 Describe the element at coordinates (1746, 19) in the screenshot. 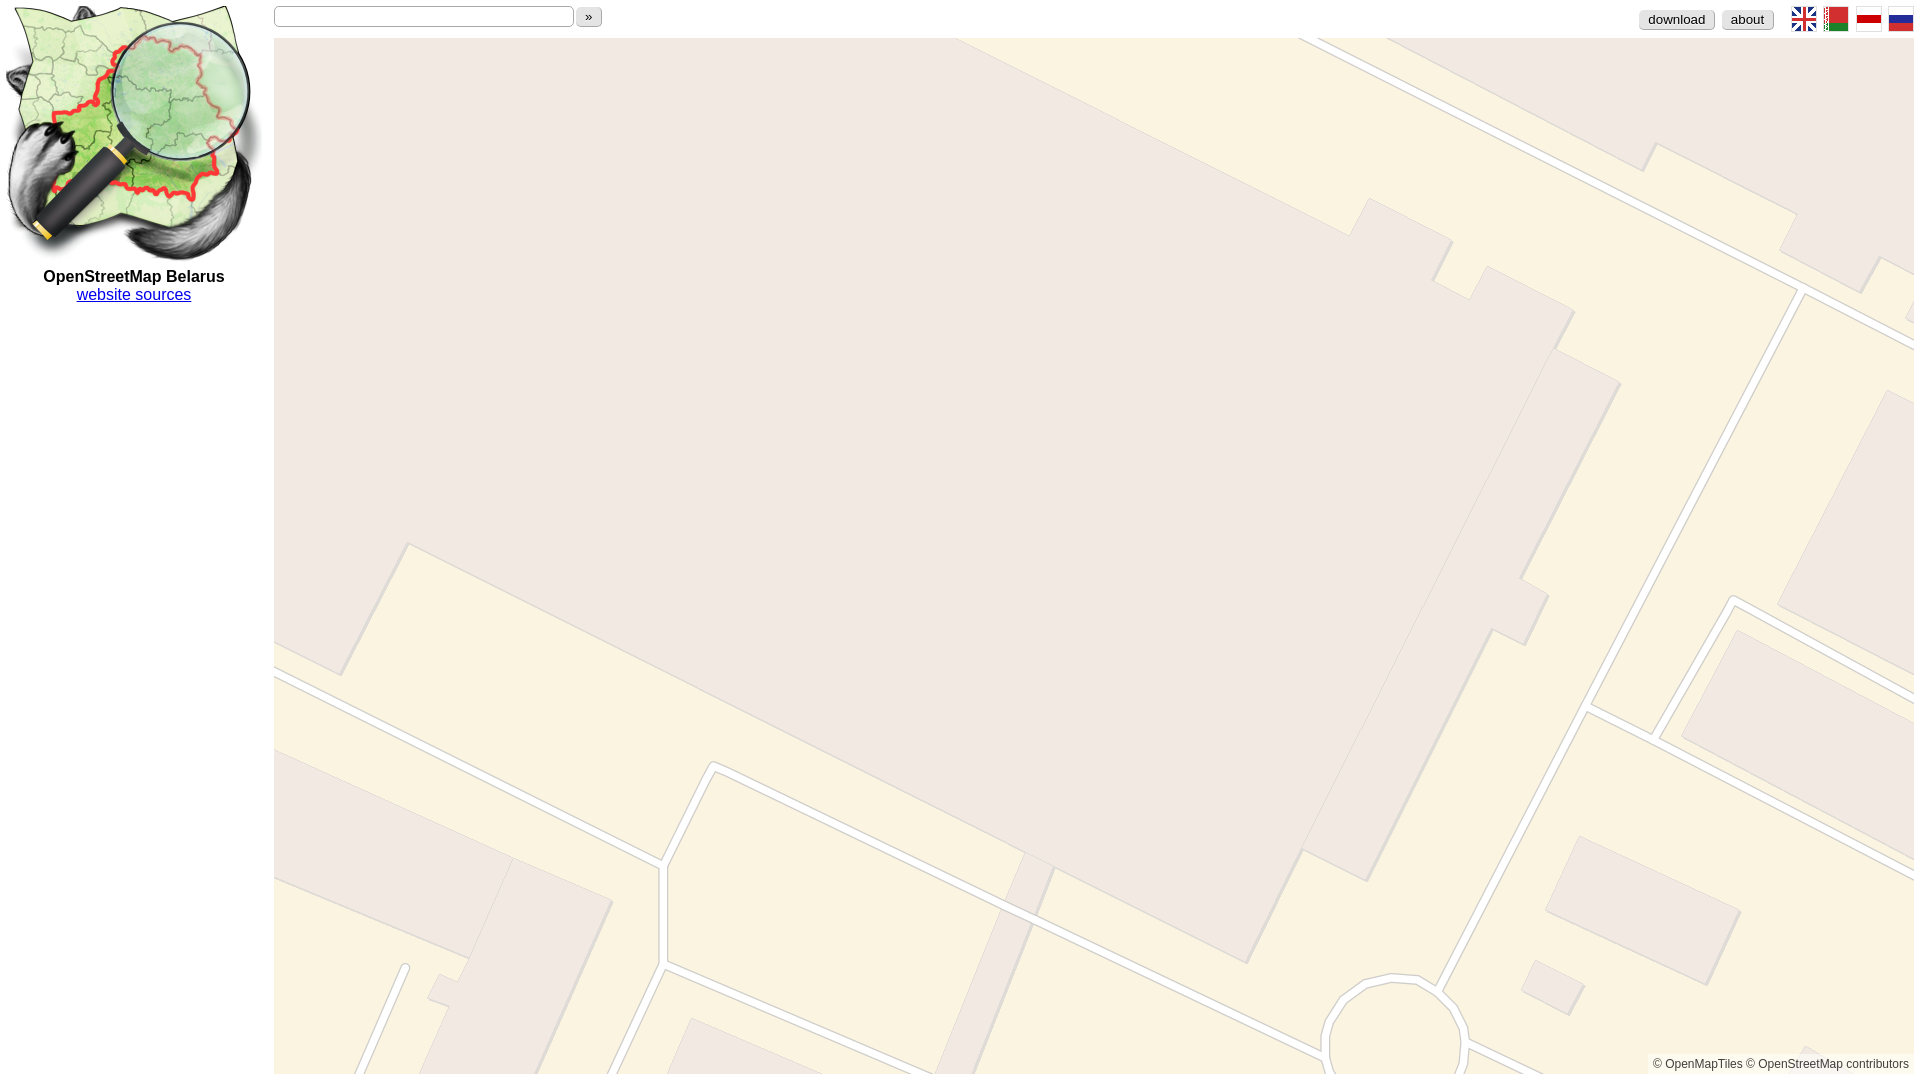

I see `'about'` at that location.